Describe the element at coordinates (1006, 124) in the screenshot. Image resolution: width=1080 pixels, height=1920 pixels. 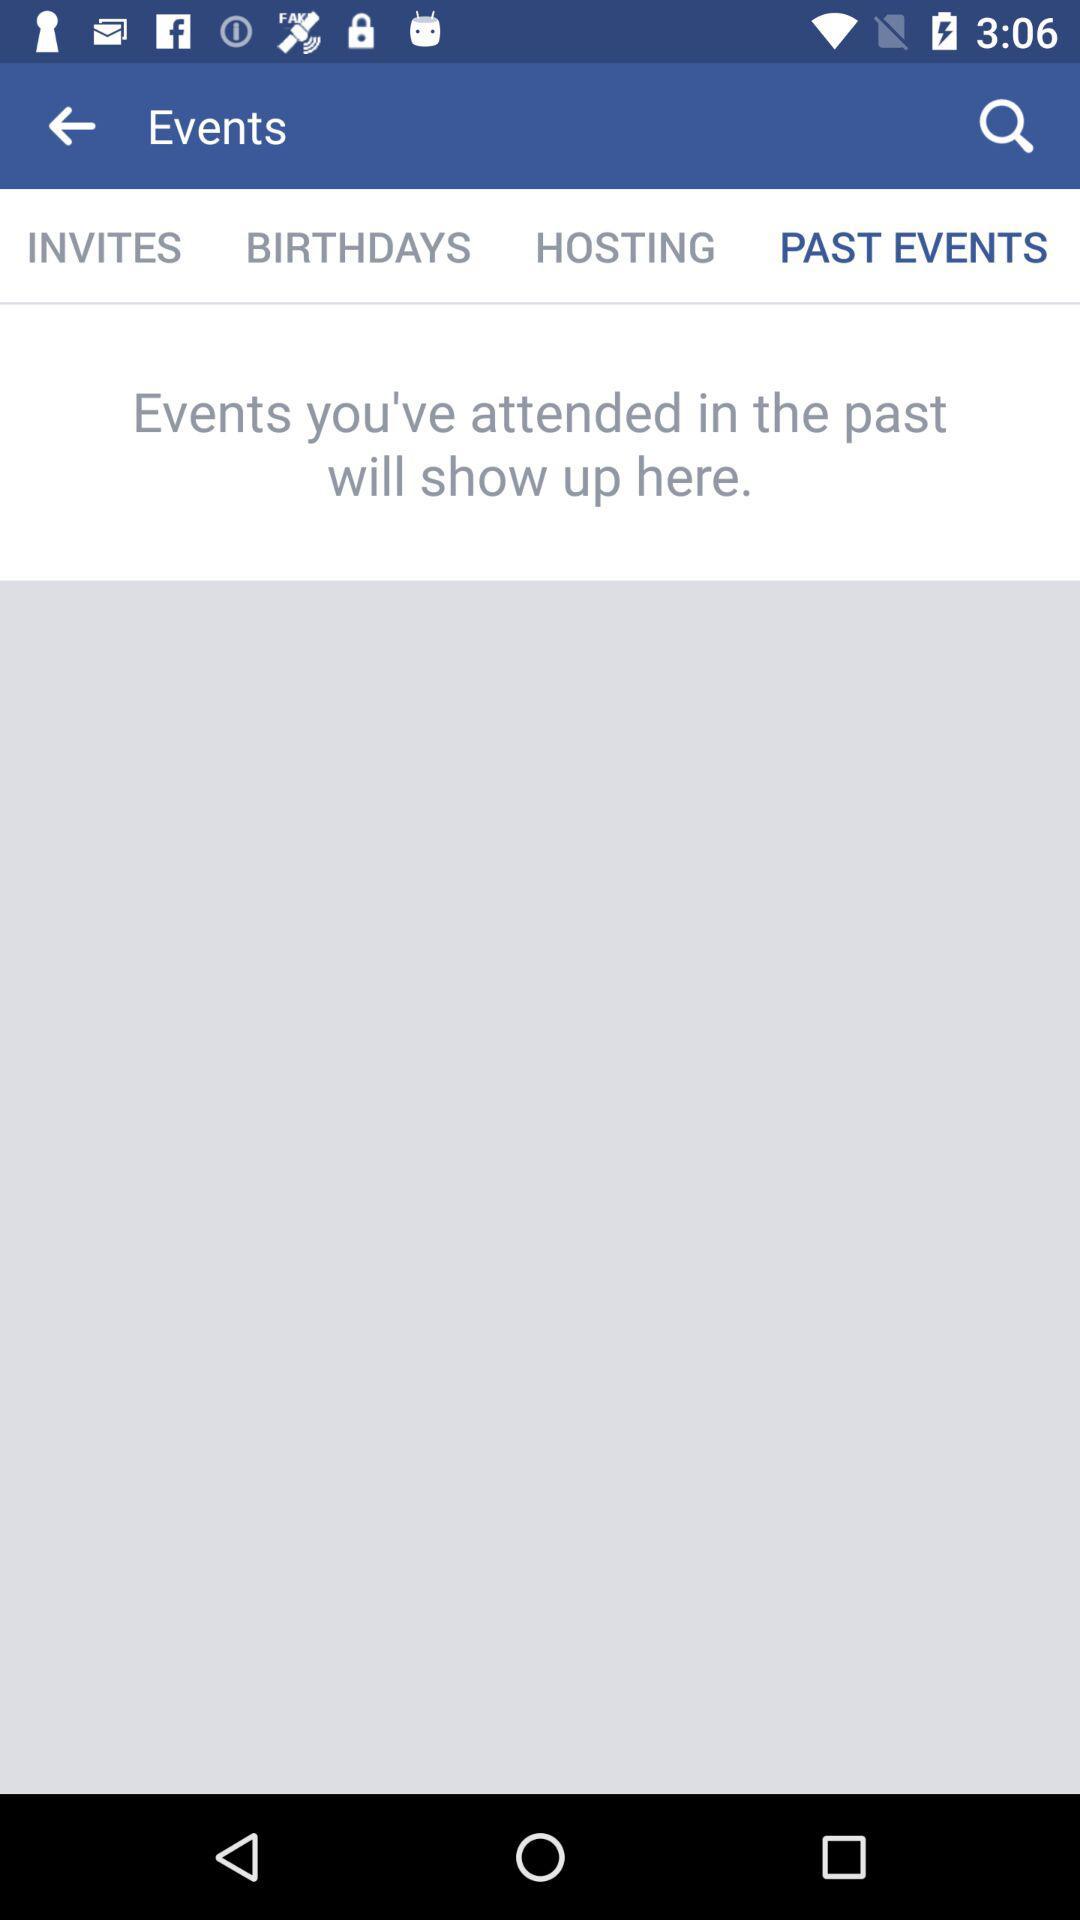
I see `item above the past events item` at that location.